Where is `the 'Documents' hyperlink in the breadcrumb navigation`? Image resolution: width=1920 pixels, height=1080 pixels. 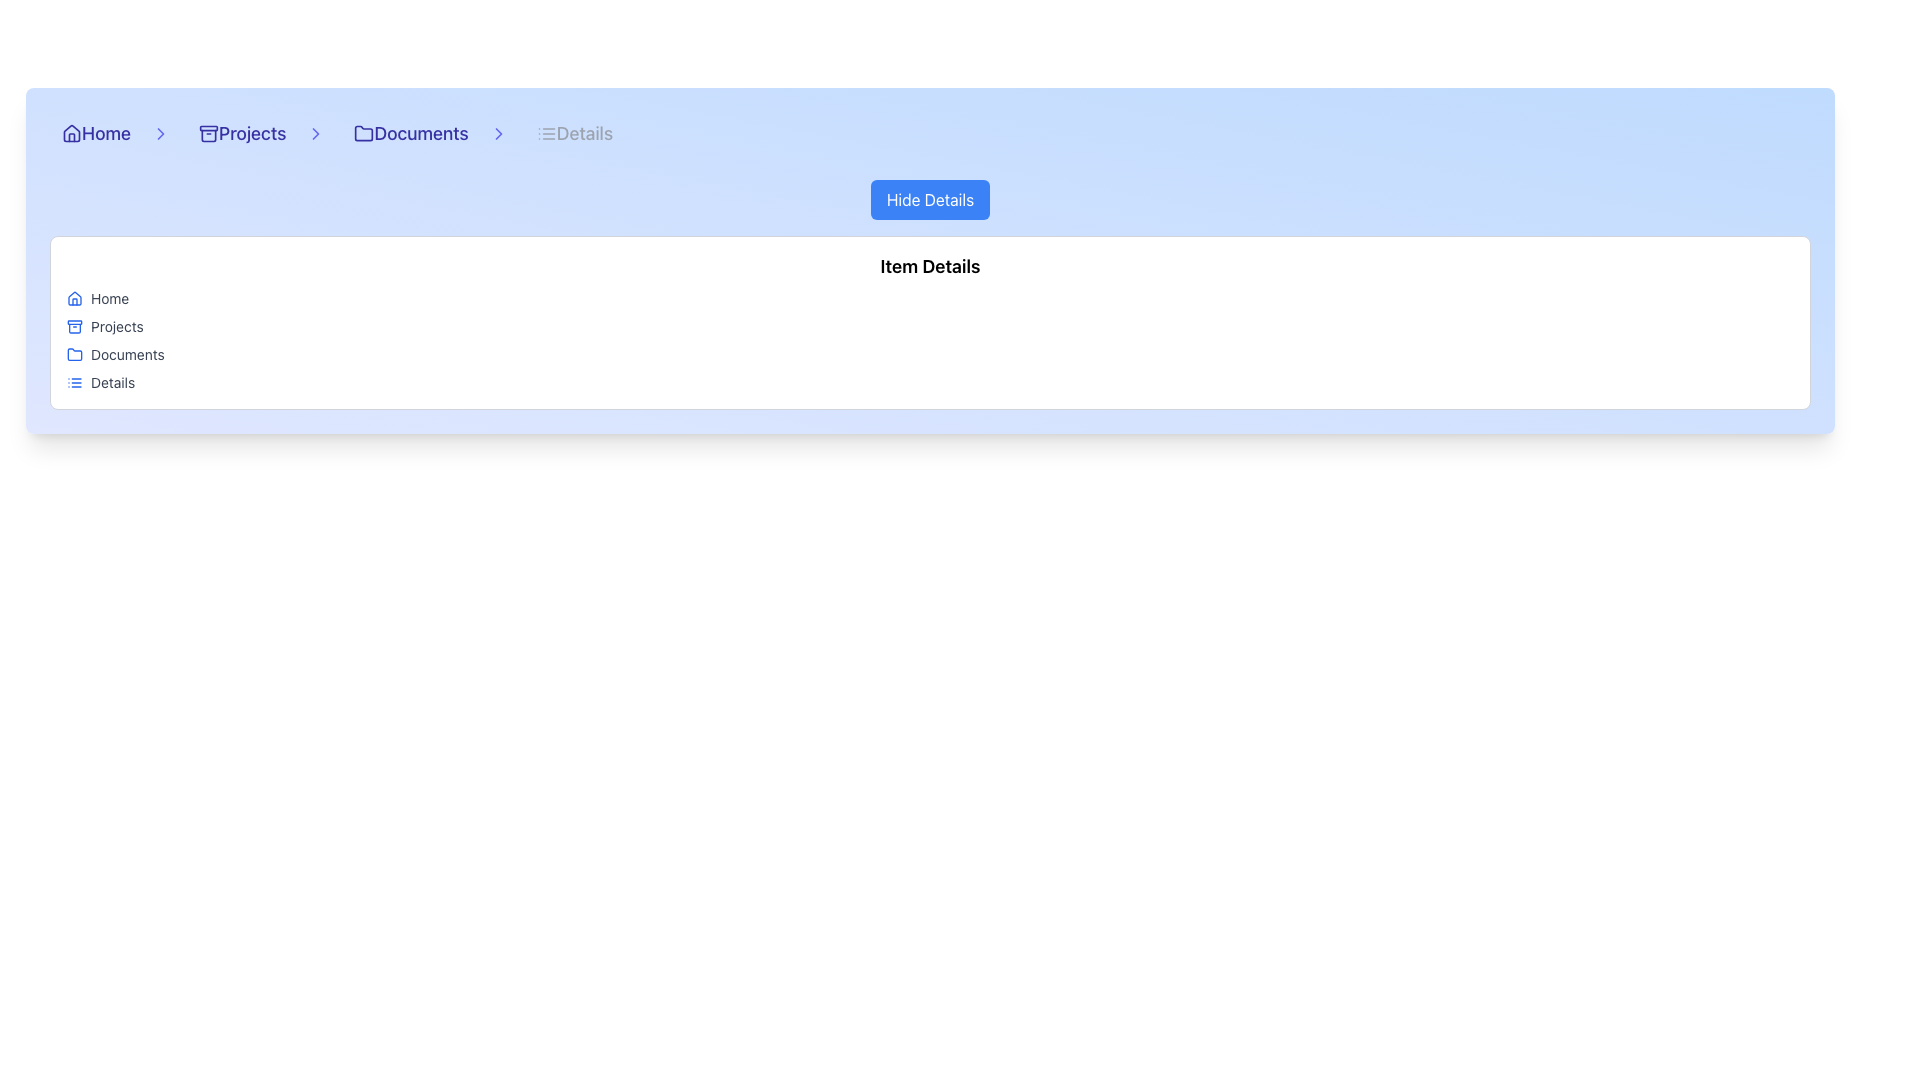
the 'Documents' hyperlink in the breadcrumb navigation is located at coordinates (410, 134).